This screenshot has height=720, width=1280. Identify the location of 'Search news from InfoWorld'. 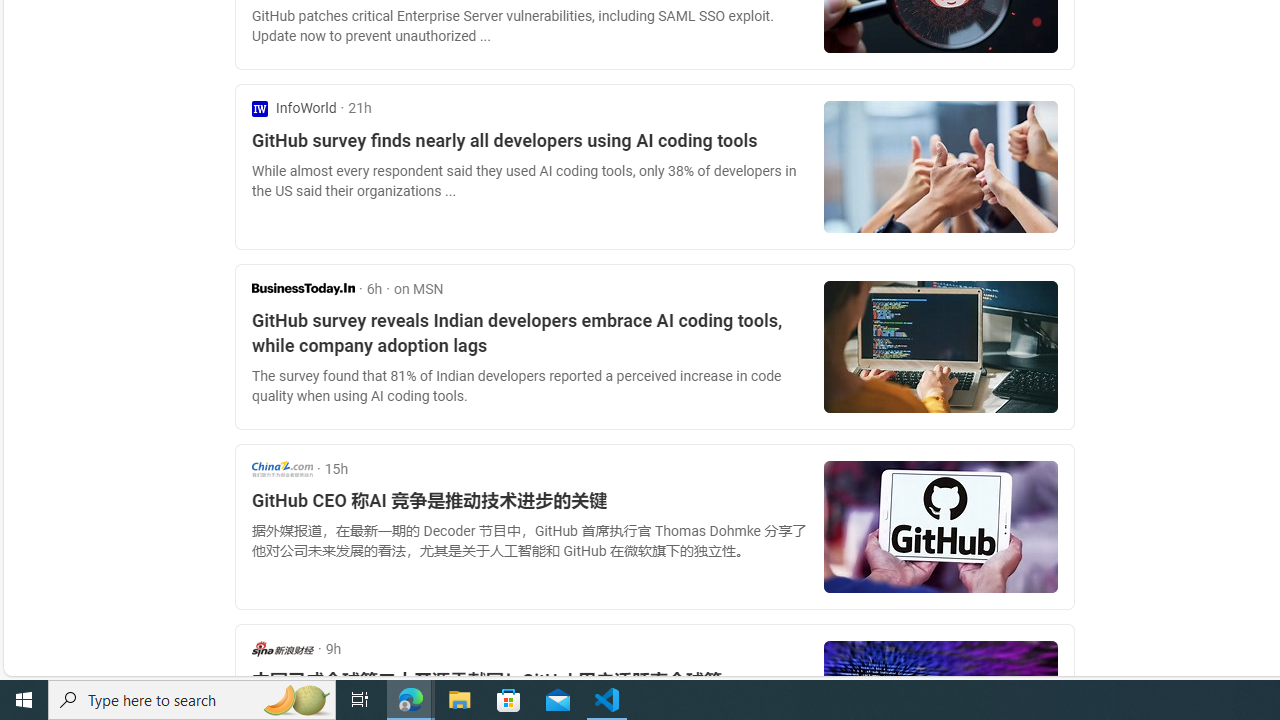
(293, 108).